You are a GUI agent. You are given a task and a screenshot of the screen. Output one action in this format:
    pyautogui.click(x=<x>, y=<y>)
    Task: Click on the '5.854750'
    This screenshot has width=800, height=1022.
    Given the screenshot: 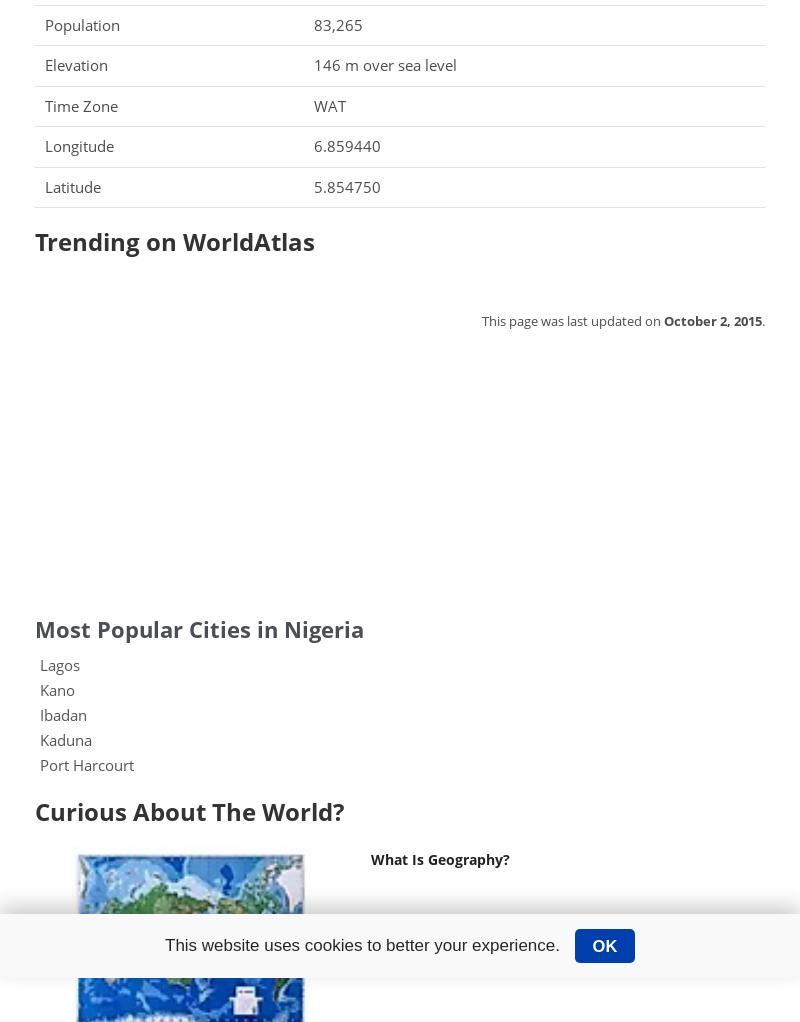 What is the action you would take?
    pyautogui.click(x=346, y=186)
    